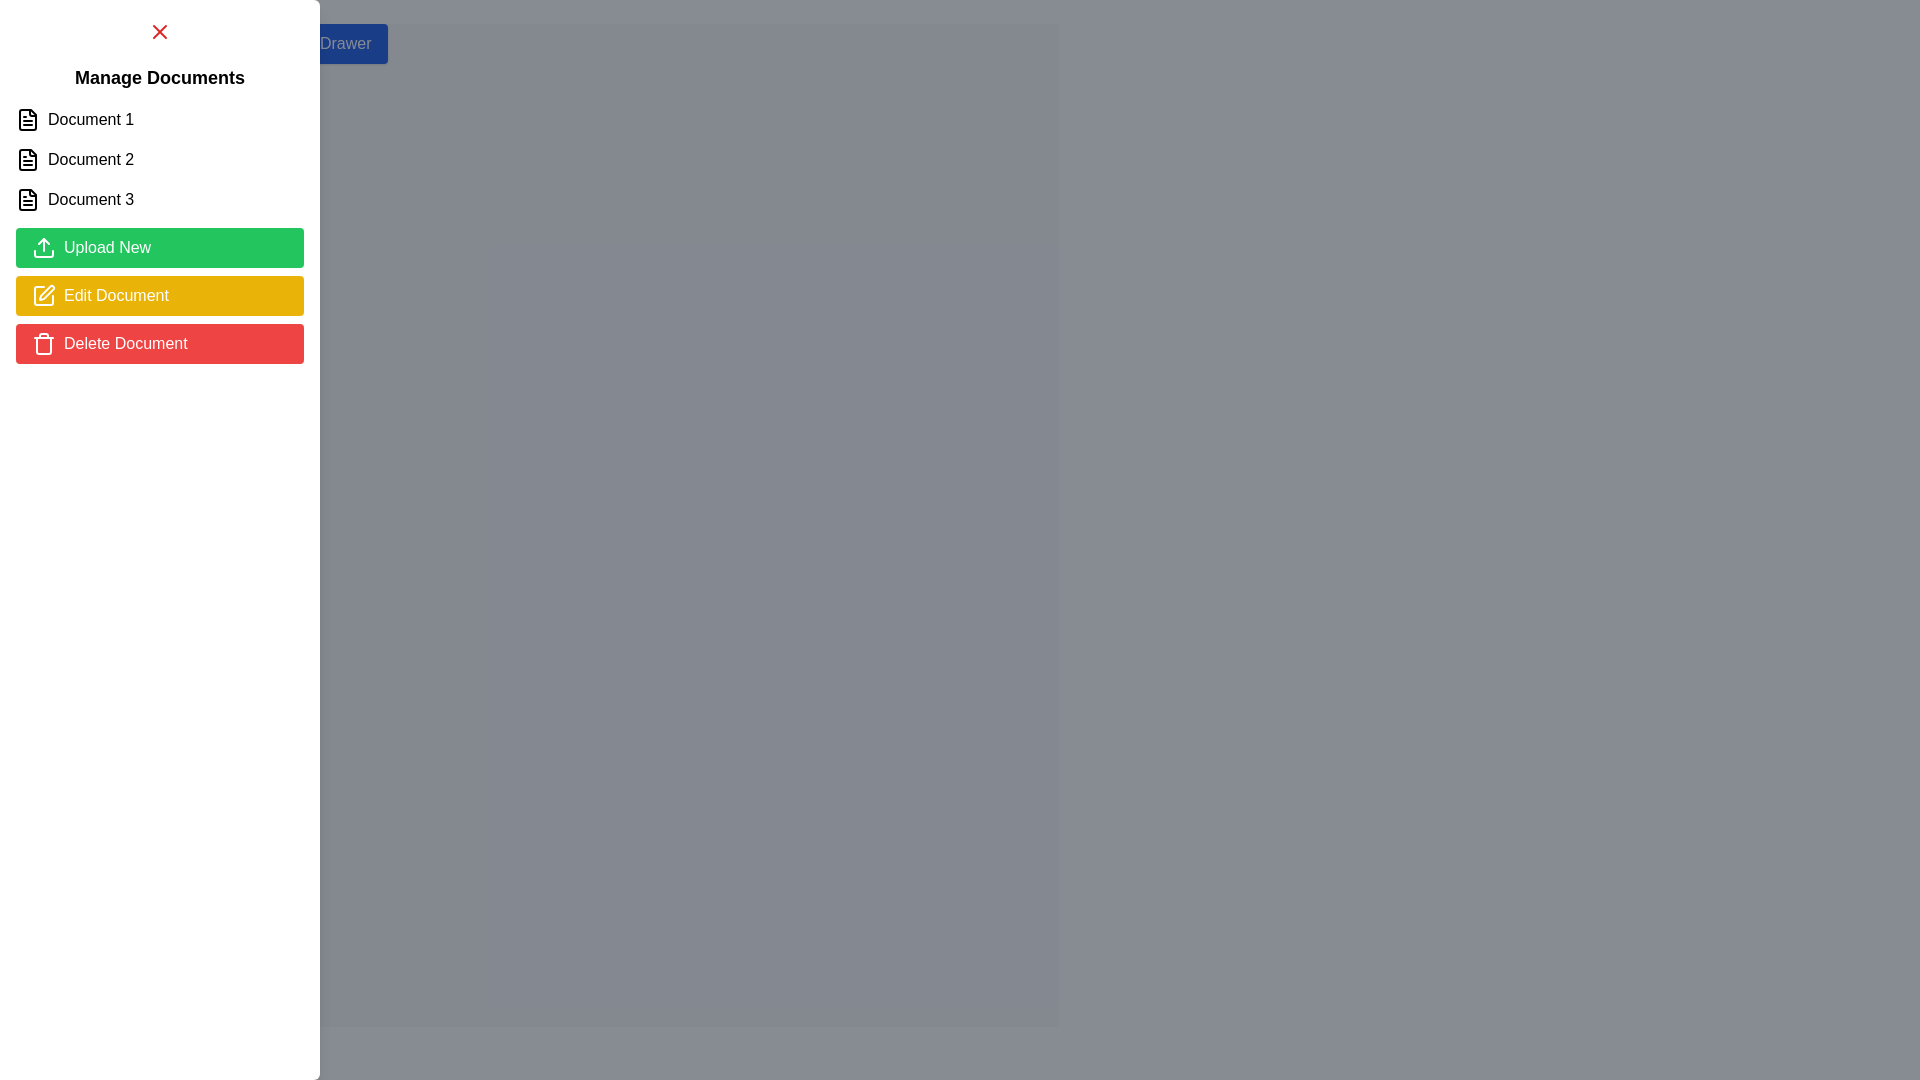  What do you see at coordinates (28, 119) in the screenshot?
I see `the document icon, which is an outlined black icon styled as a document with a folded corner, located adjacent to the text 'Document 1' in the sidebar under 'Manage Documents.'` at bounding box center [28, 119].